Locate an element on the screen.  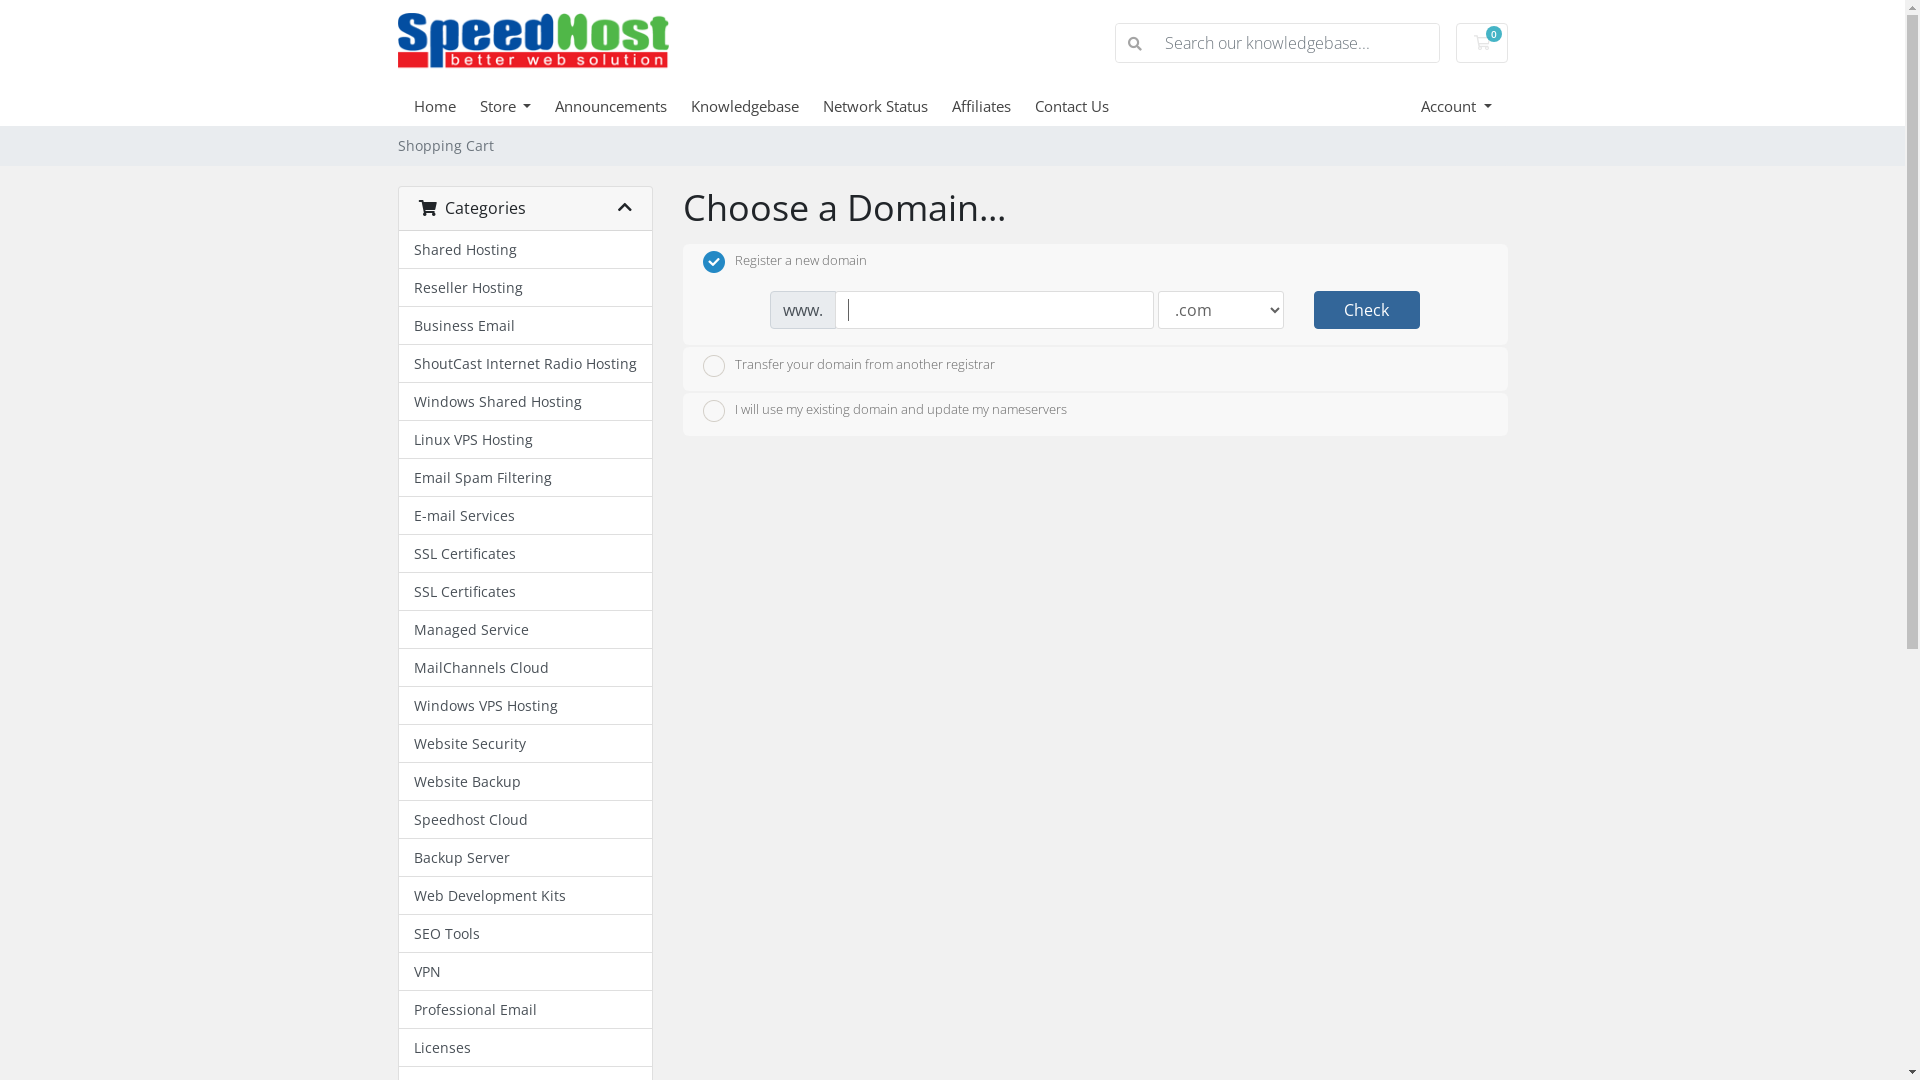
'SSL Certificates' is located at coordinates (524, 590).